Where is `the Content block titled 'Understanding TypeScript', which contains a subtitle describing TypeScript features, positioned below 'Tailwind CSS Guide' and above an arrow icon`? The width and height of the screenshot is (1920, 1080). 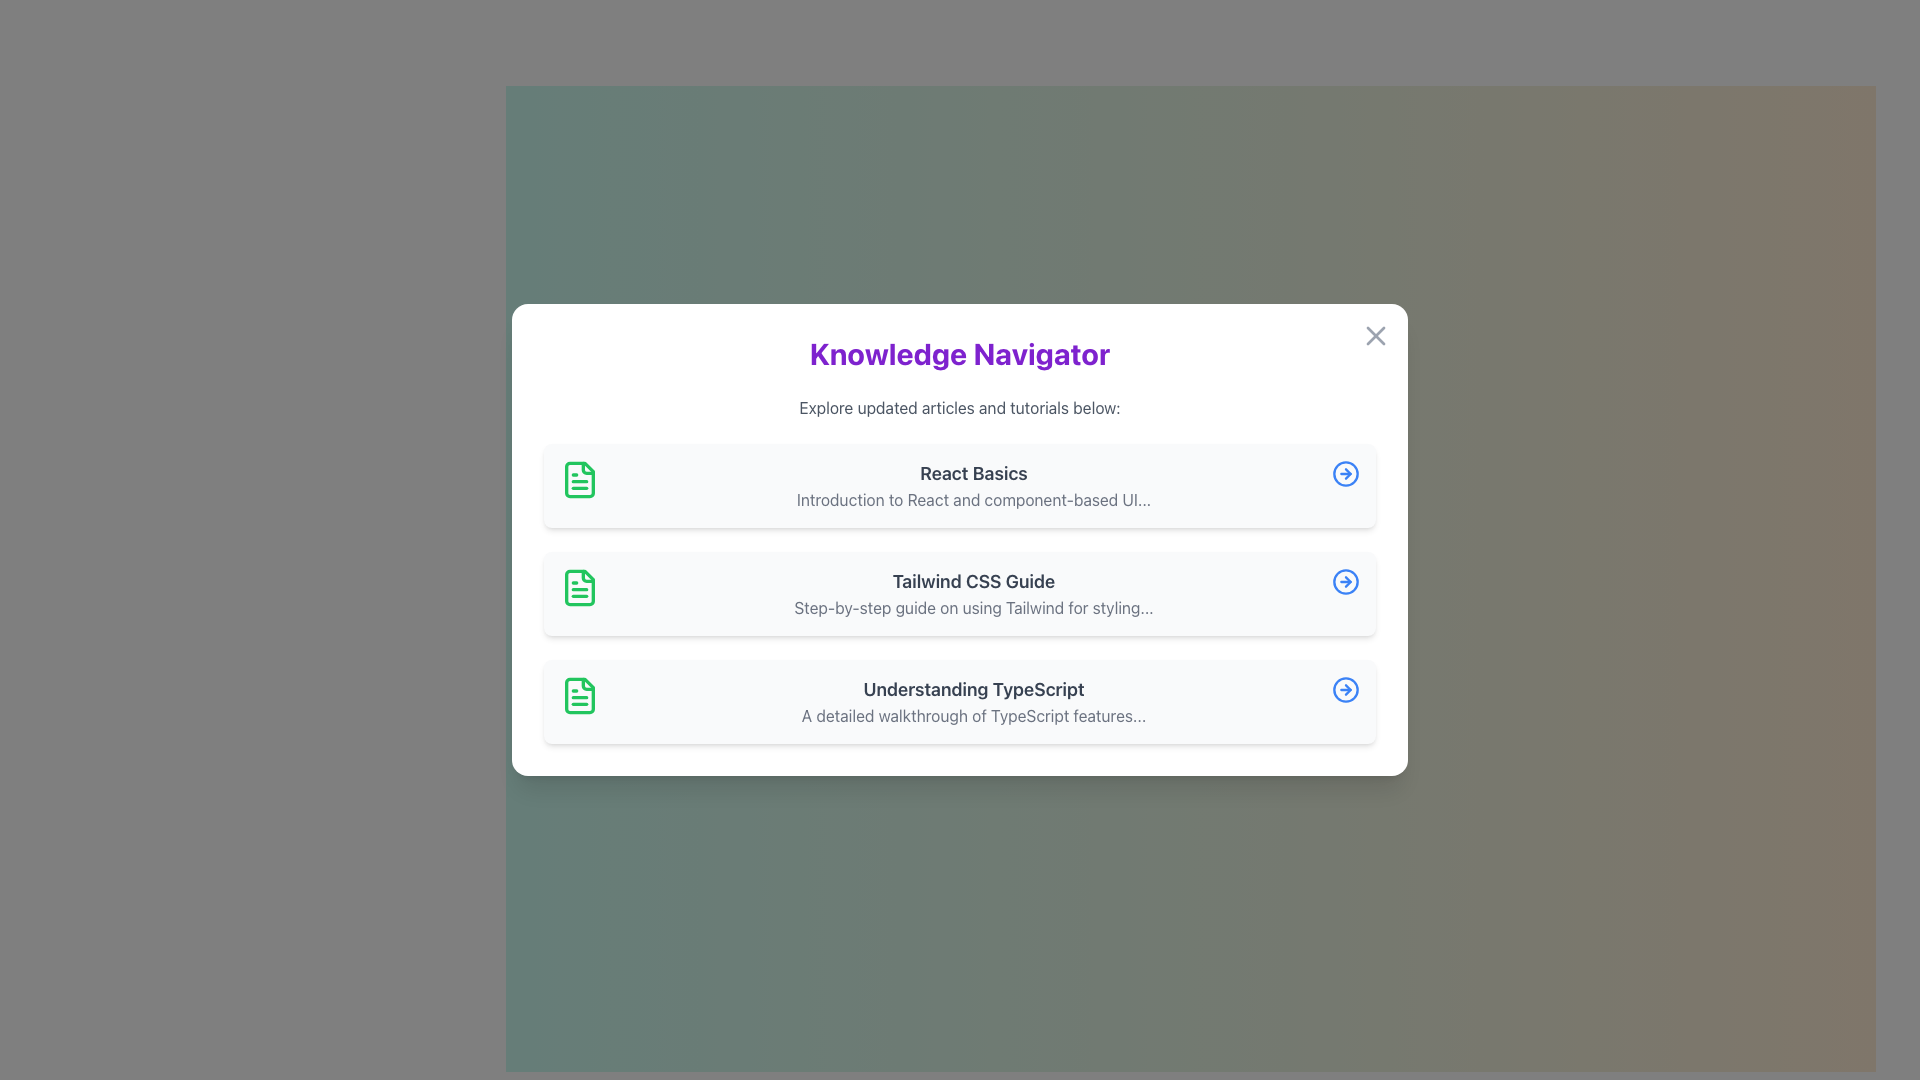
the Content block titled 'Understanding TypeScript', which contains a subtitle describing TypeScript features, positioned below 'Tailwind CSS Guide' and above an arrow icon is located at coordinates (974, 701).